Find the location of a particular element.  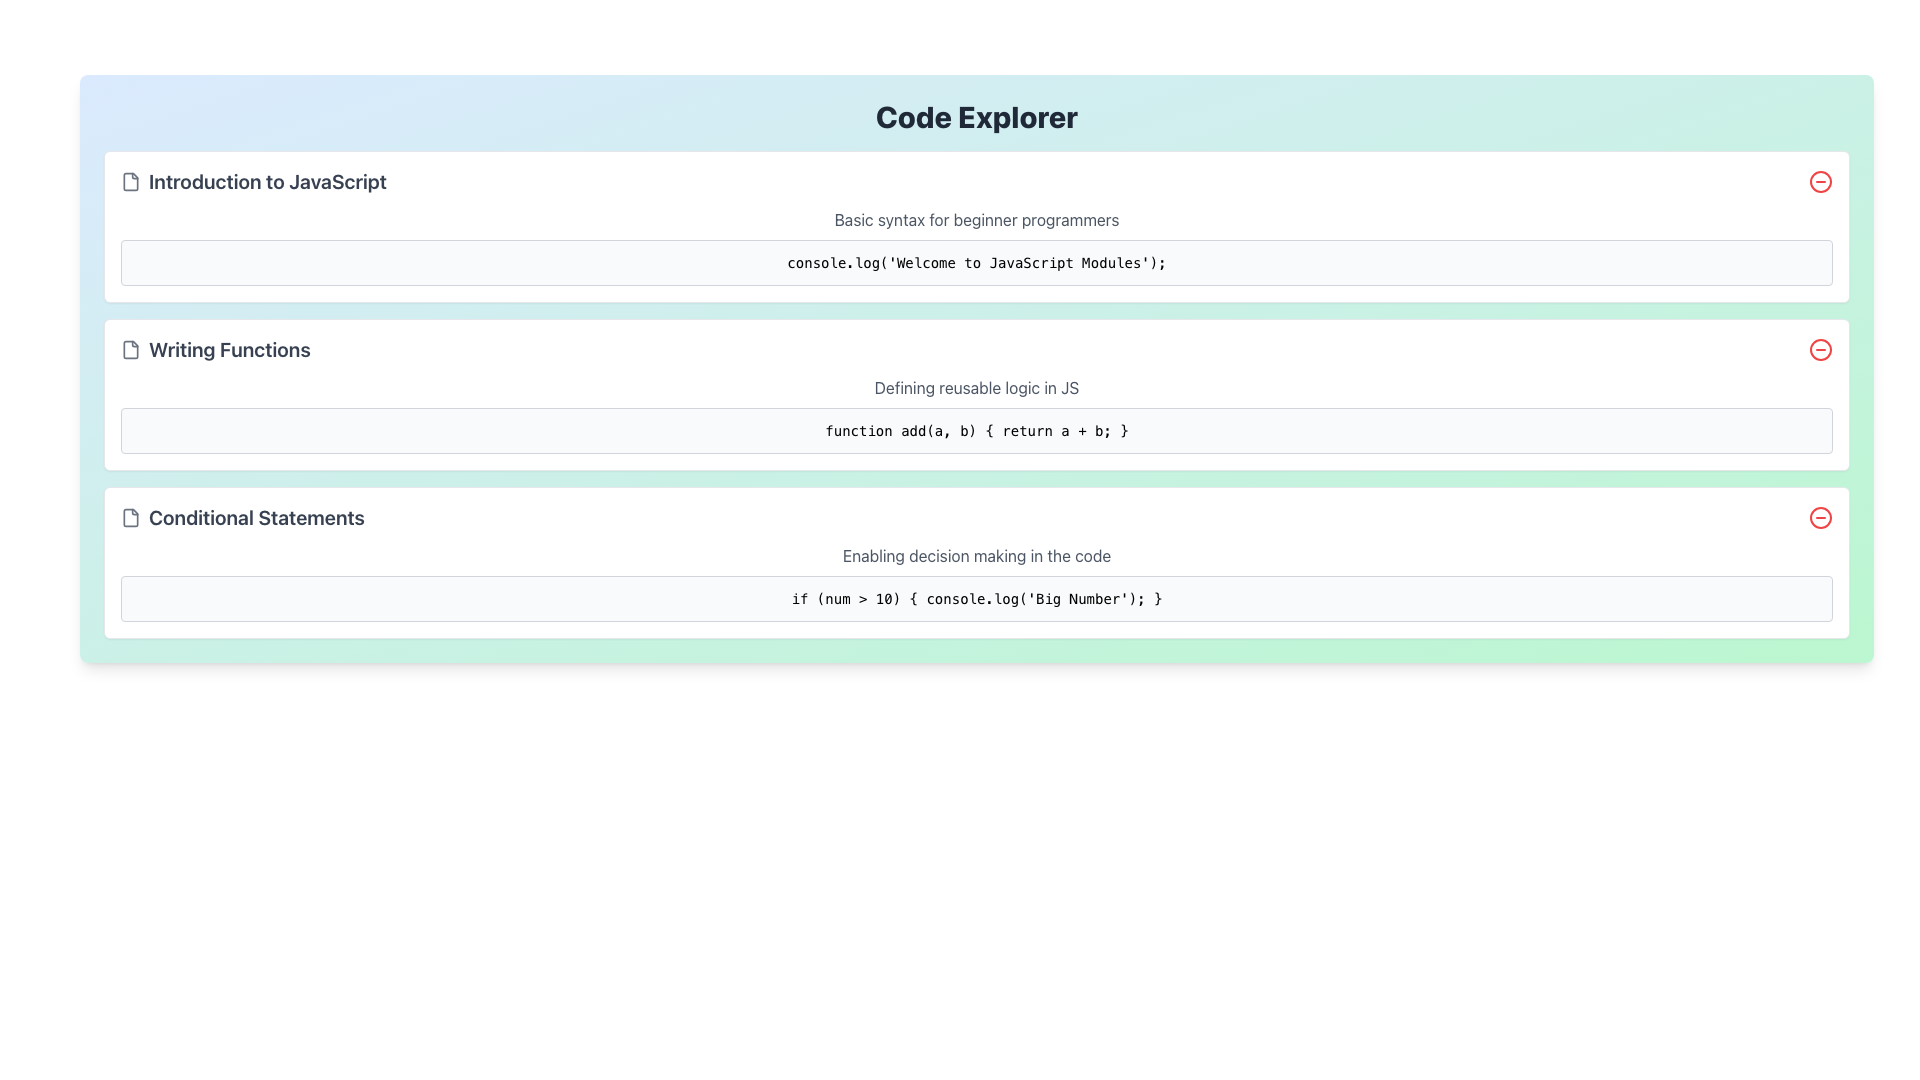

the code block containing the text 'if (num > 10) { console.log('Big Number'); }' which is styled with a light gray background and located under 'Enabling decision making in the code' is located at coordinates (977, 597).